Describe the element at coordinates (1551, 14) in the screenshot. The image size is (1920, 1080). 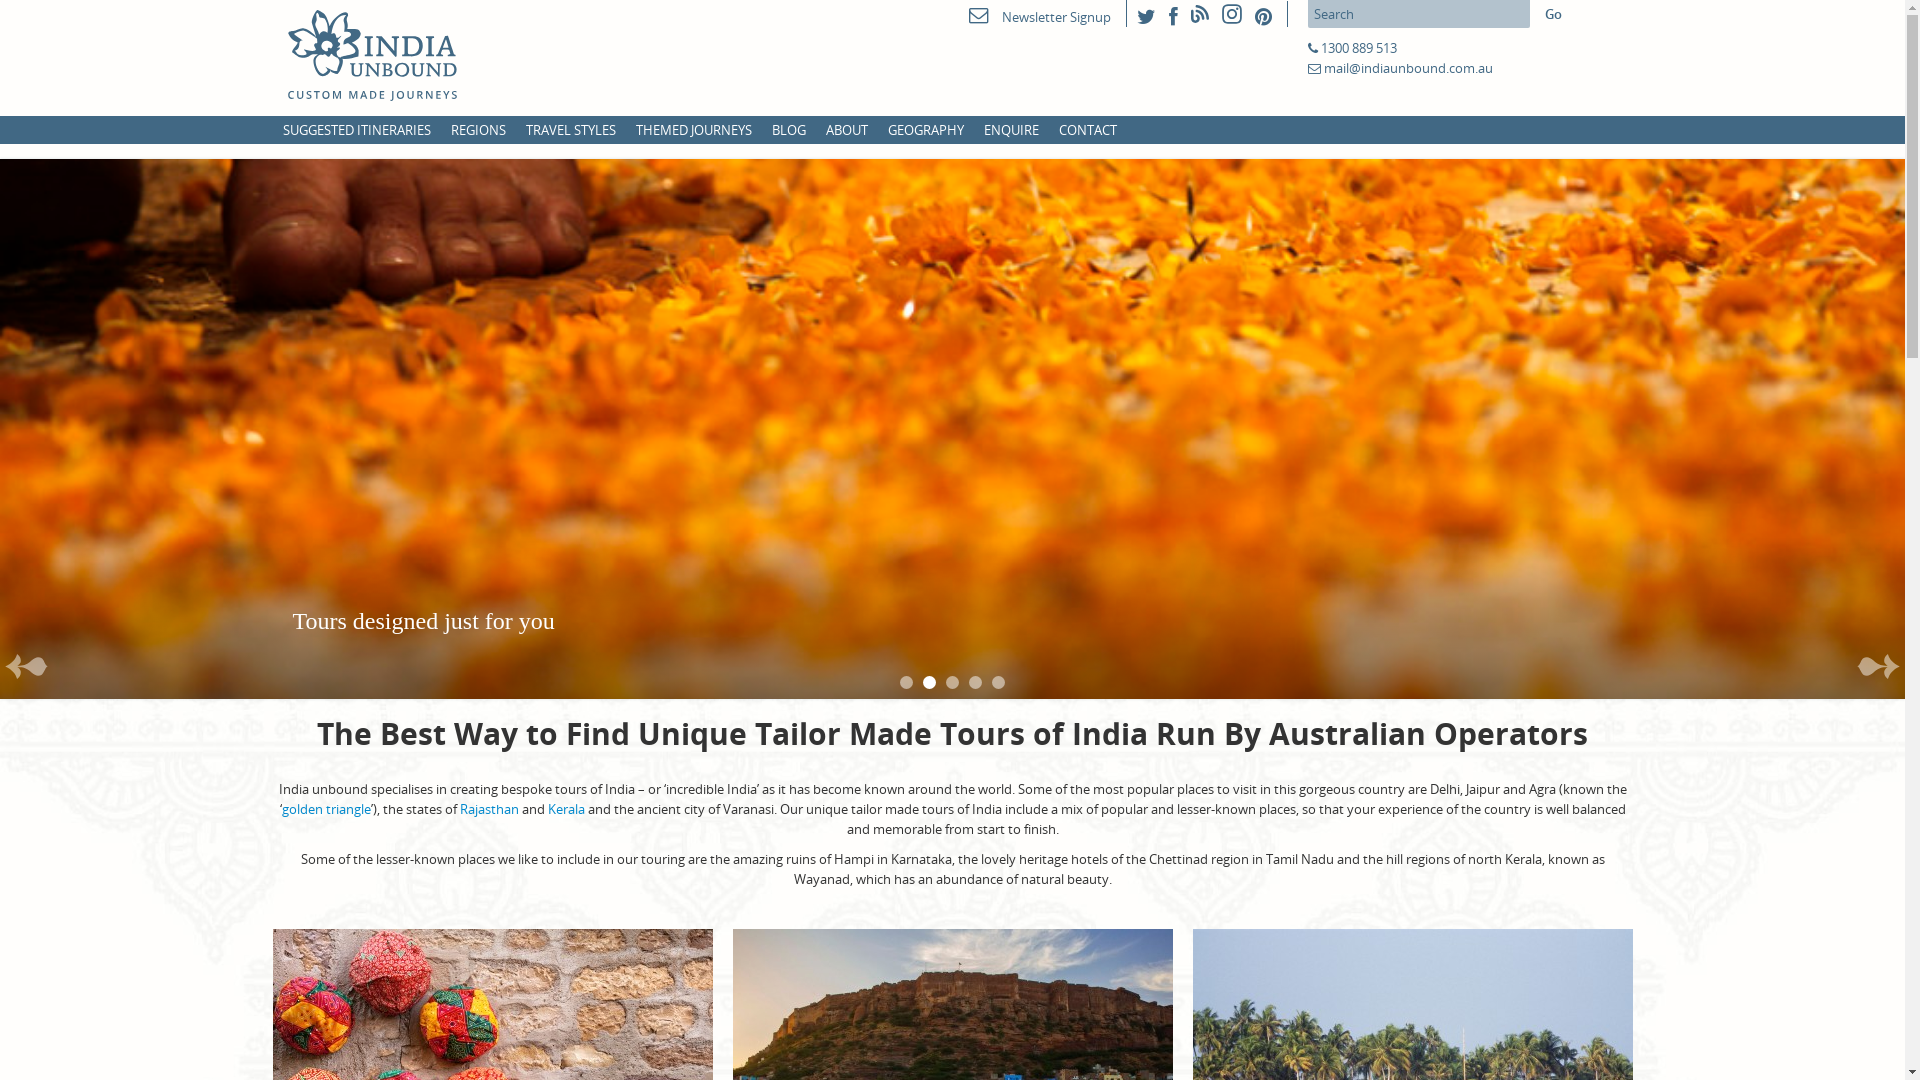
I see `'Go'` at that location.